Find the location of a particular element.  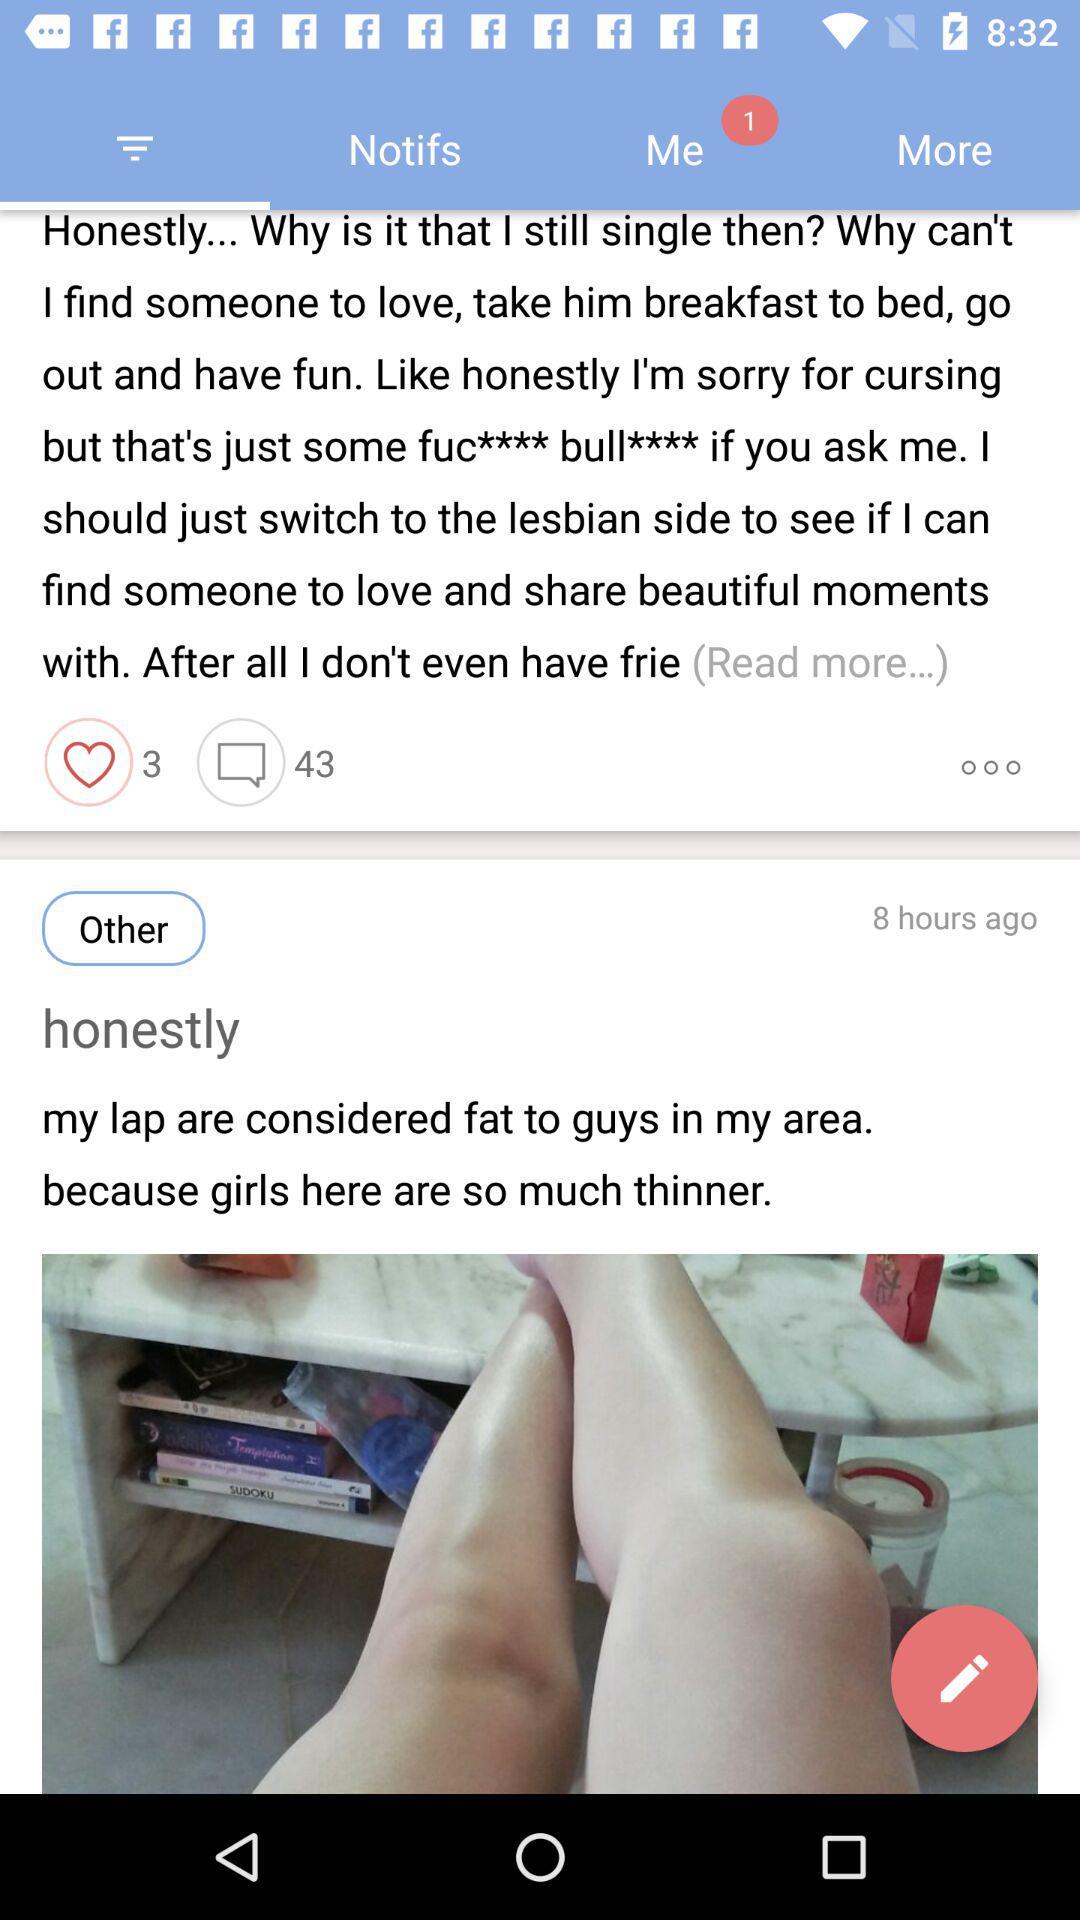

the item above other item is located at coordinates (240, 761).